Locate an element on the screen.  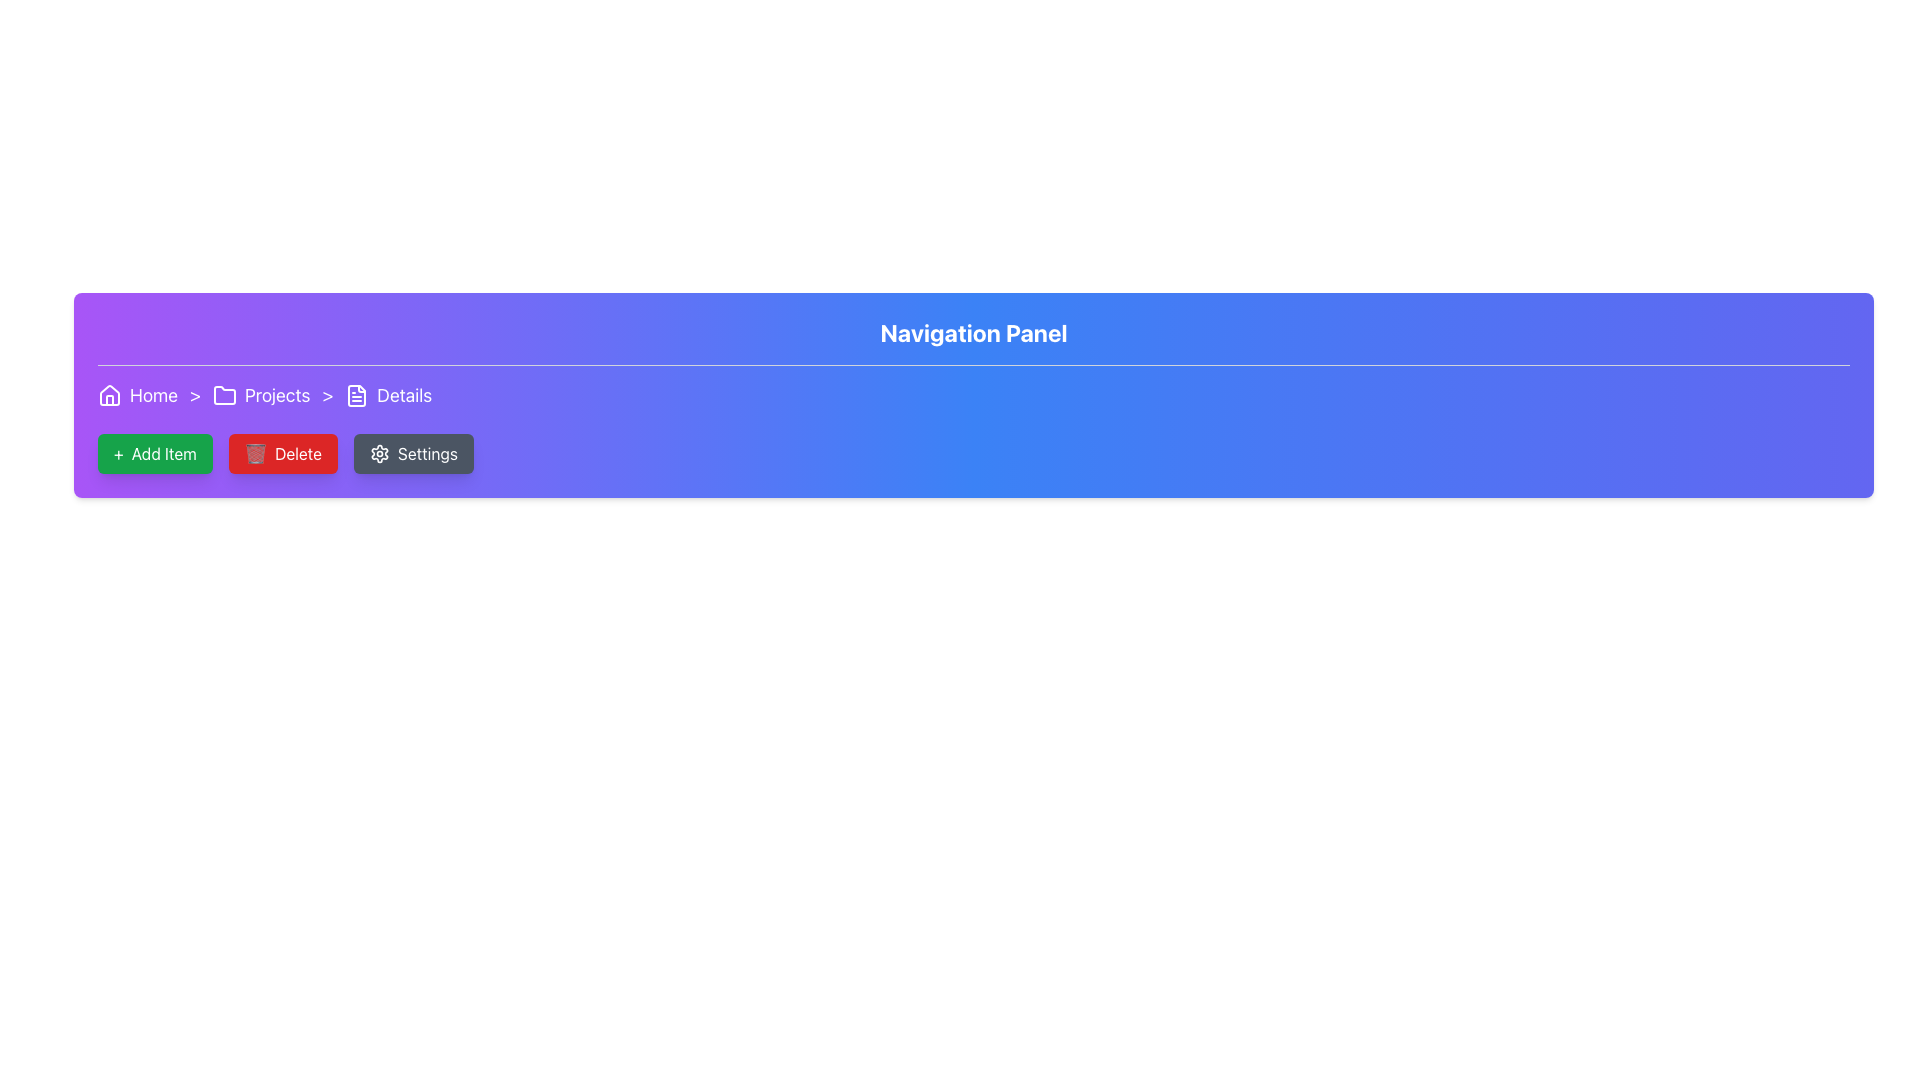
the folder icon located to the left of the 'Projects' label in the navigation breadcrumb trail is located at coordinates (224, 395).